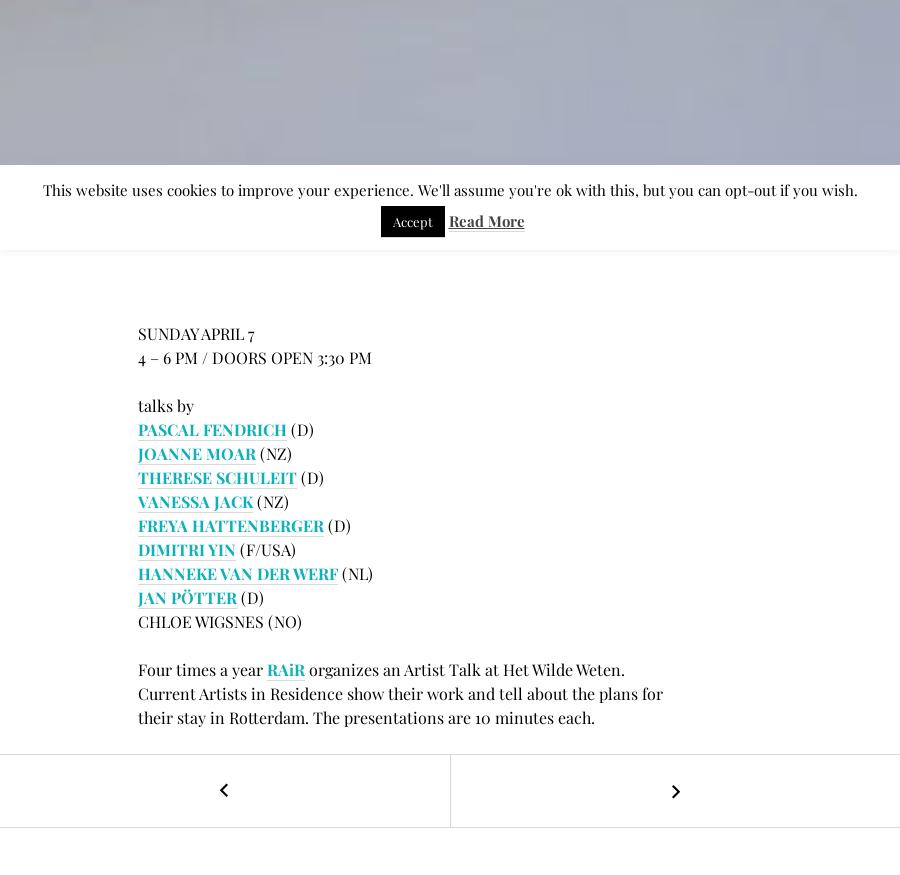 This screenshot has width=900, height=875. I want to click on 'DIMITRI YIN', so click(187, 548).